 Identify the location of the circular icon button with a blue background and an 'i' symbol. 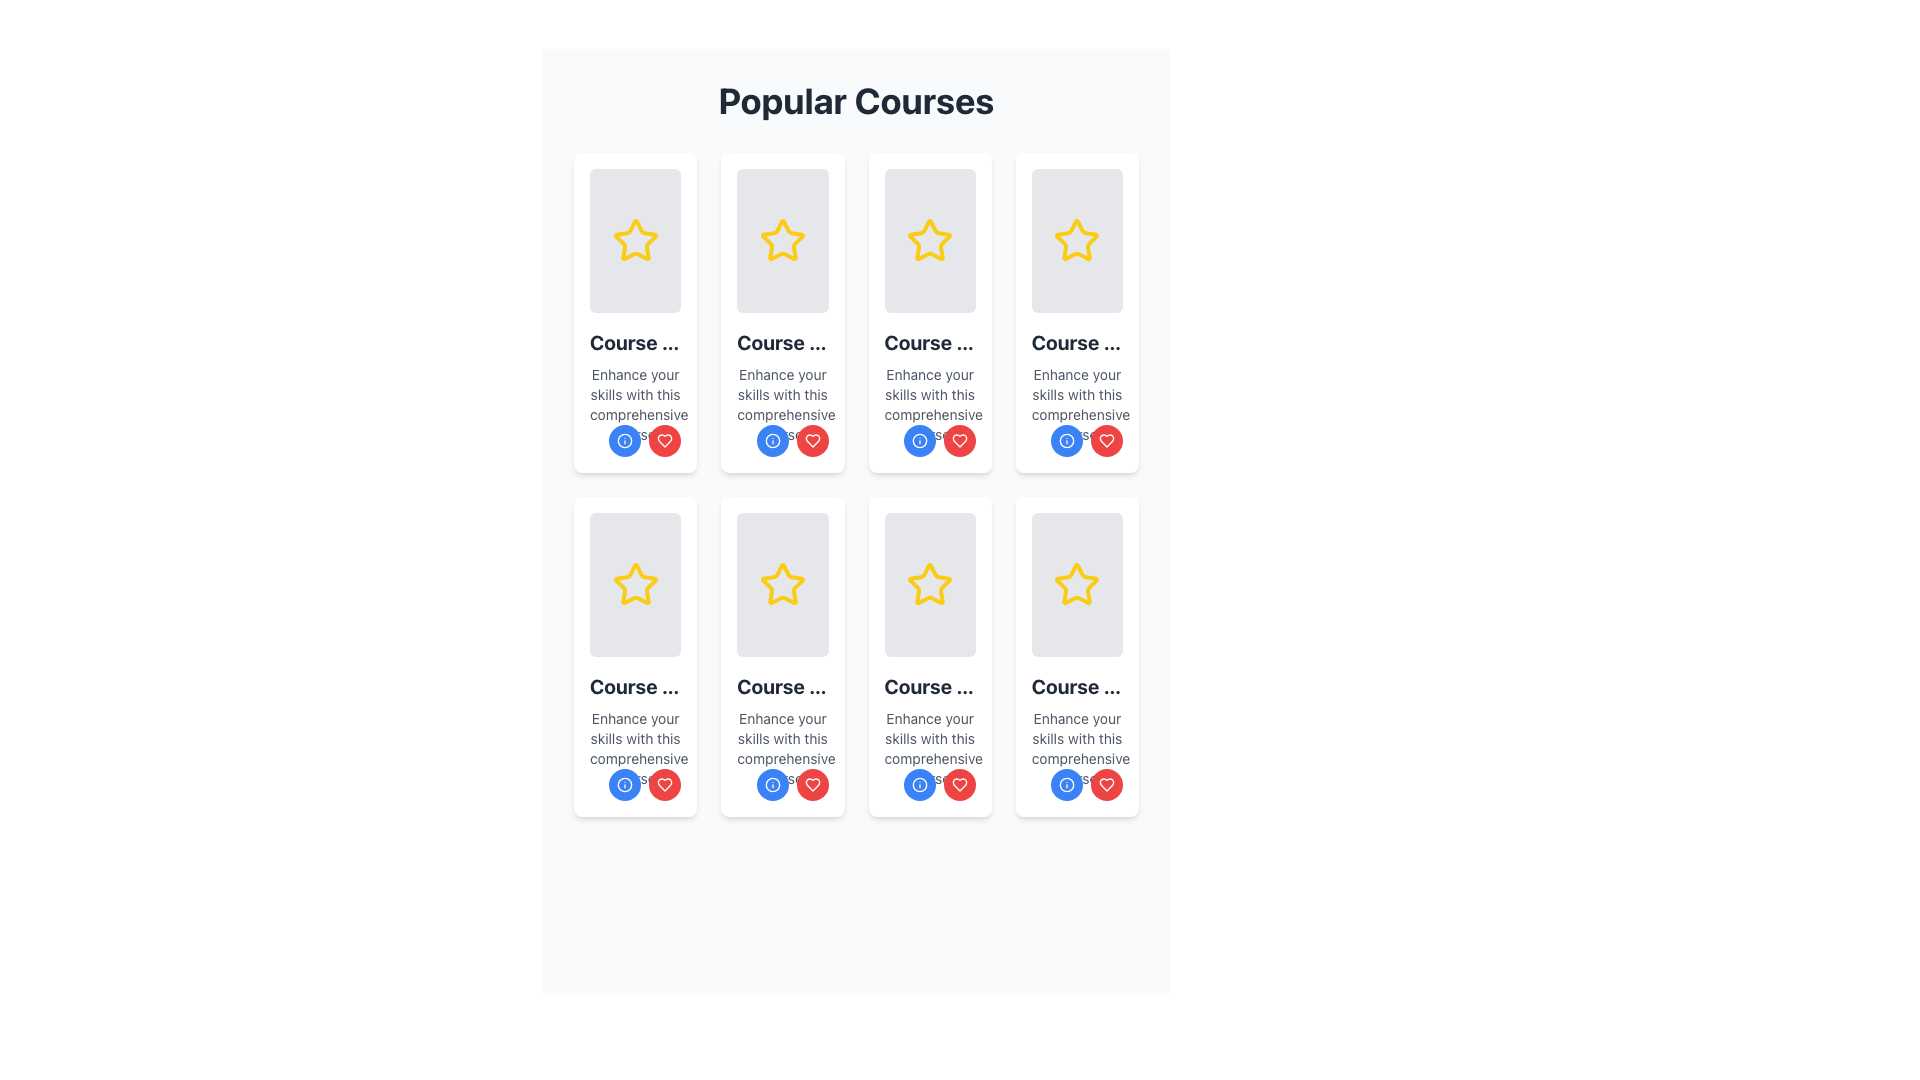
(1065, 784).